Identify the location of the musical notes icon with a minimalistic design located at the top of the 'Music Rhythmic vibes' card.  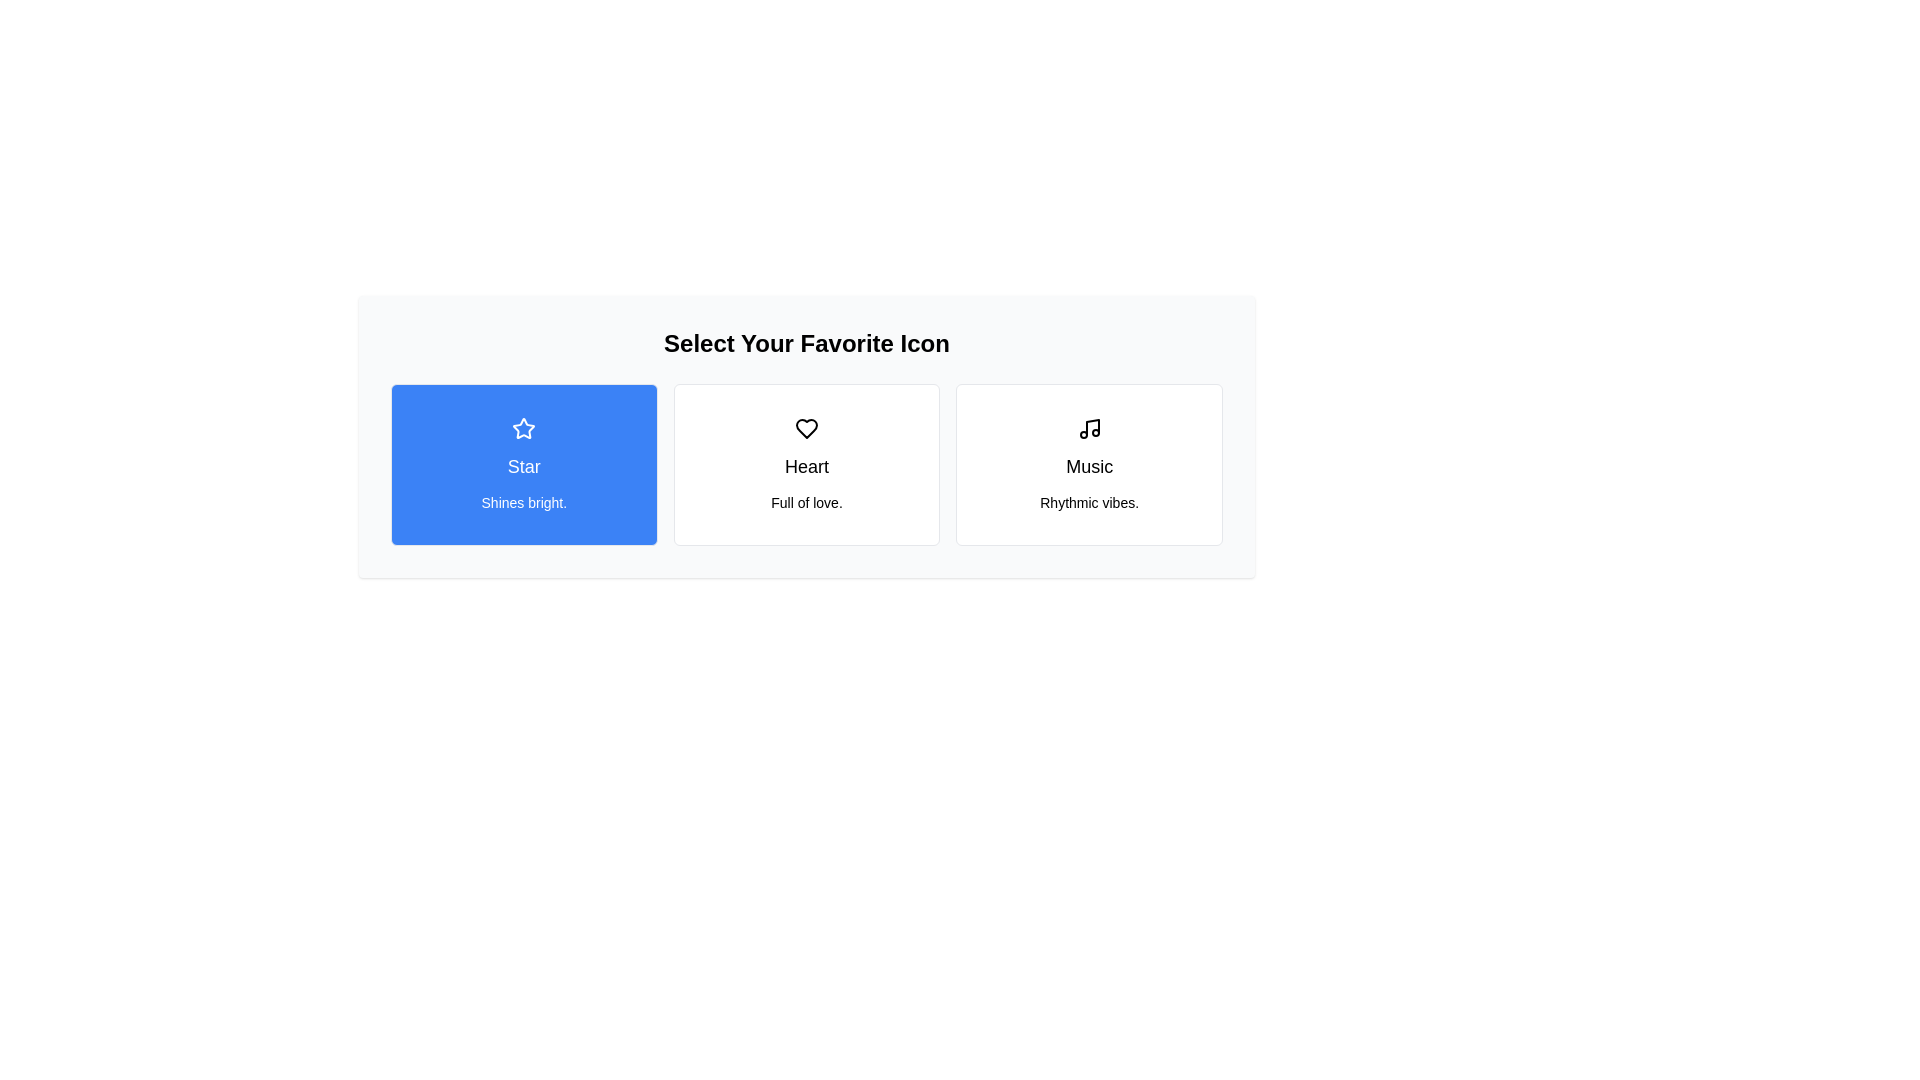
(1088, 427).